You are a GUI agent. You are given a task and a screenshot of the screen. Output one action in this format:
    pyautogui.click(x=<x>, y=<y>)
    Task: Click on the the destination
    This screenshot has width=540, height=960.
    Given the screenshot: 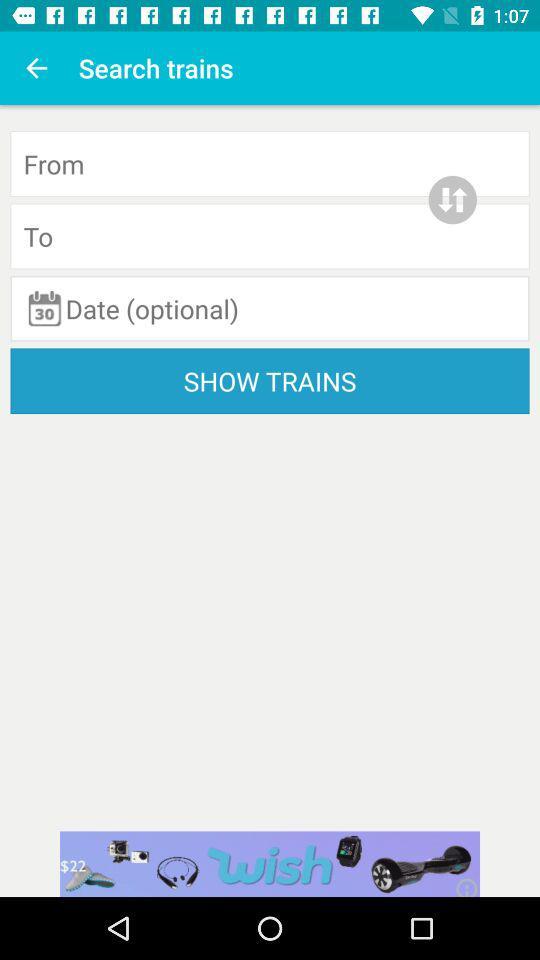 What is the action you would take?
    pyautogui.click(x=270, y=236)
    